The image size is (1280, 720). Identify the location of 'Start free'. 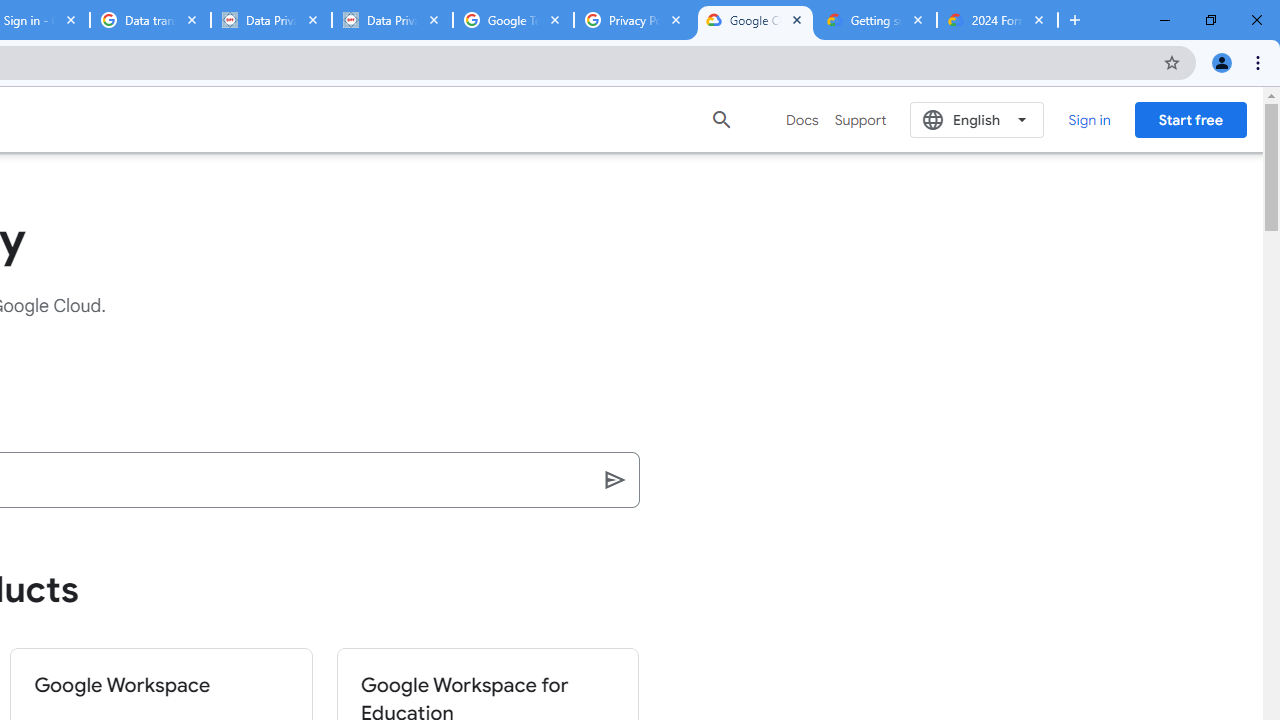
(1190, 119).